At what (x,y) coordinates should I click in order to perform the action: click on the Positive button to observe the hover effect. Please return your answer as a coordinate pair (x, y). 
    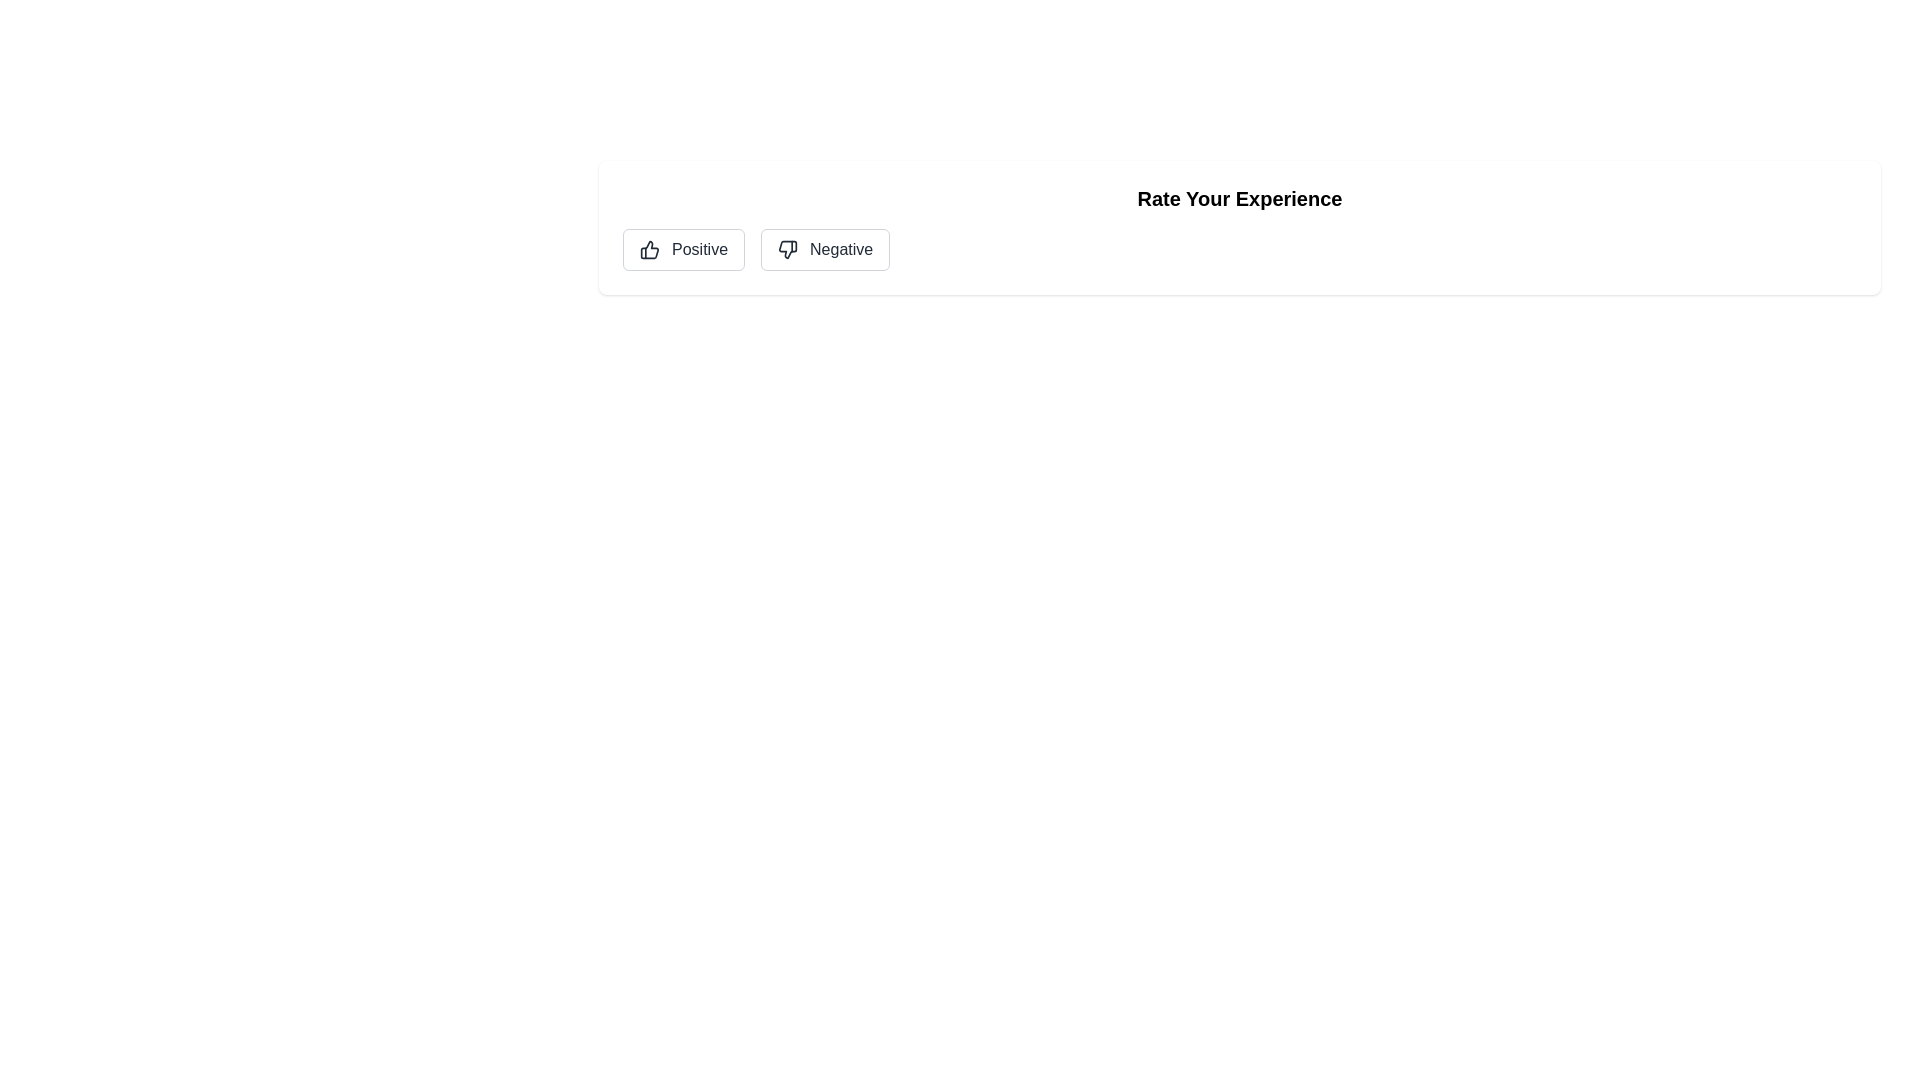
    Looking at the image, I should click on (684, 249).